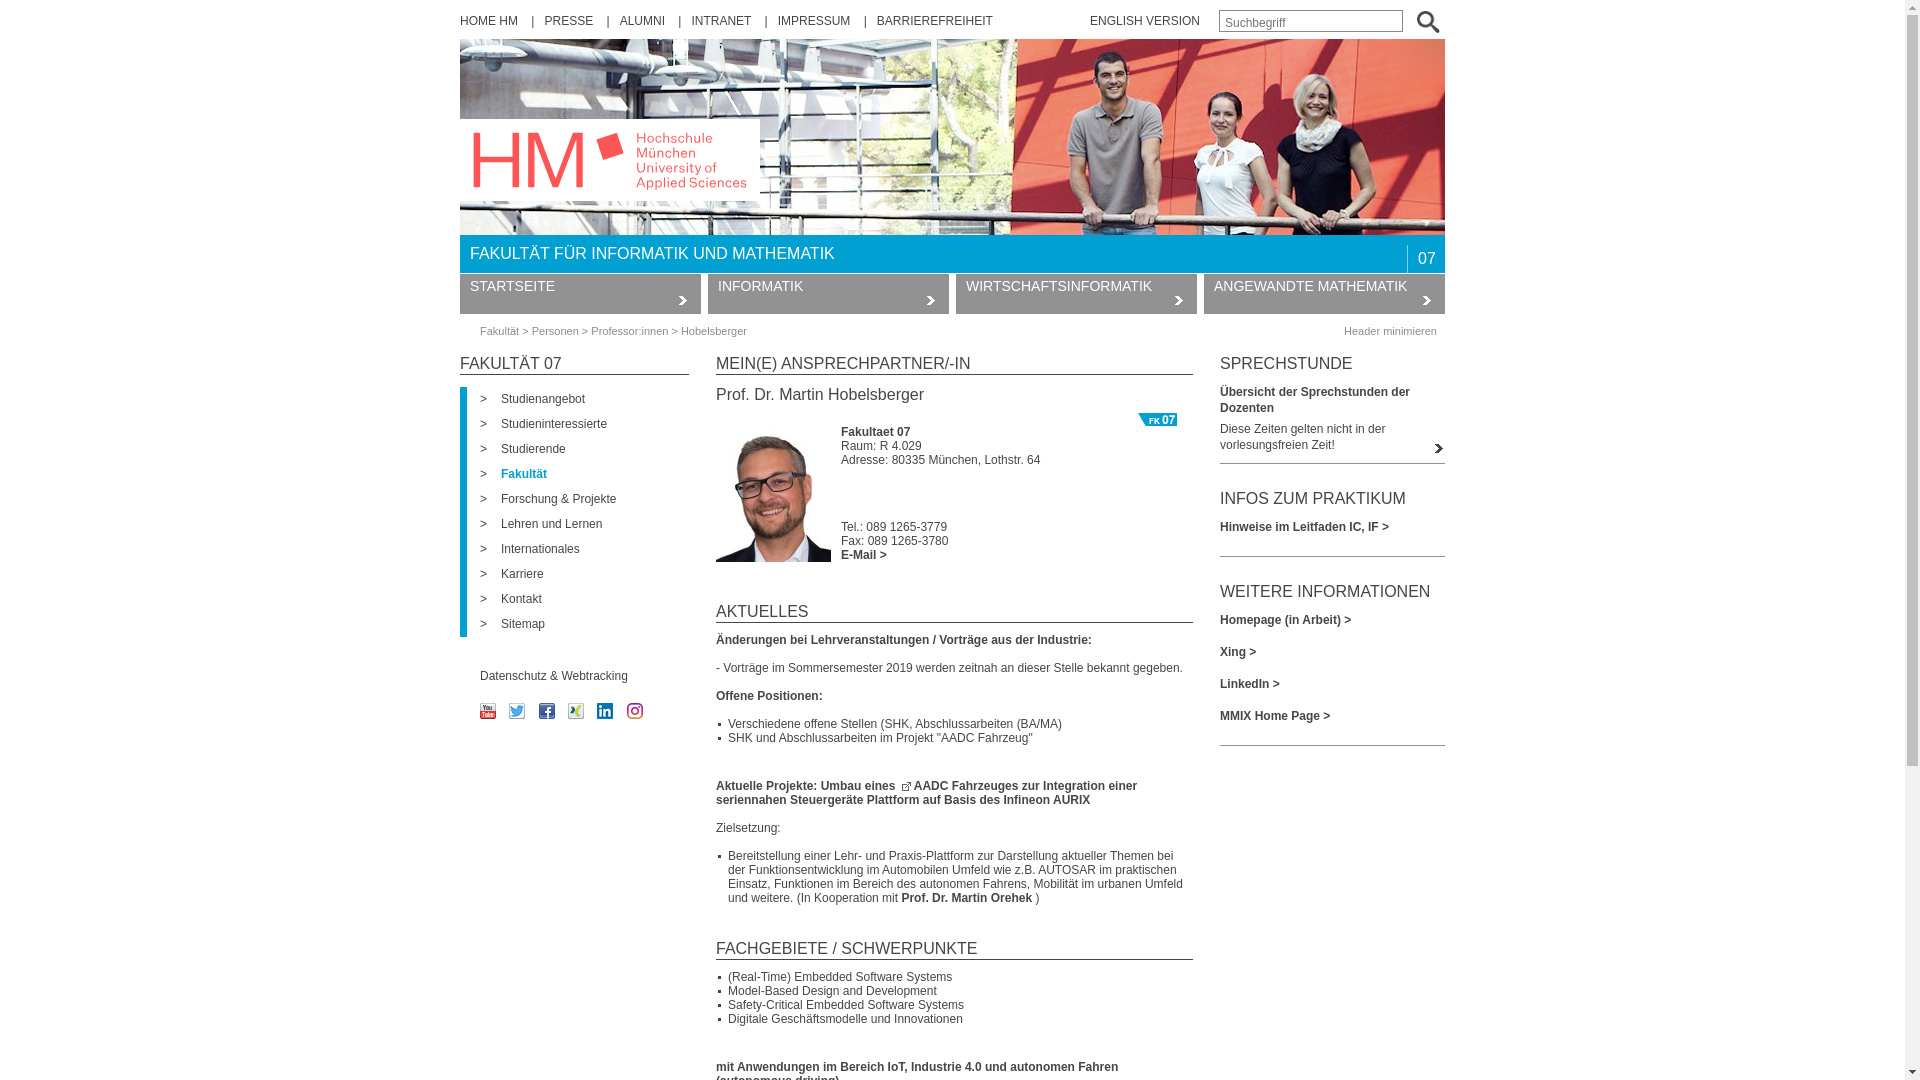  I want to click on 'Hinweise im Leitfaden IC, IF >', so click(1332, 526).